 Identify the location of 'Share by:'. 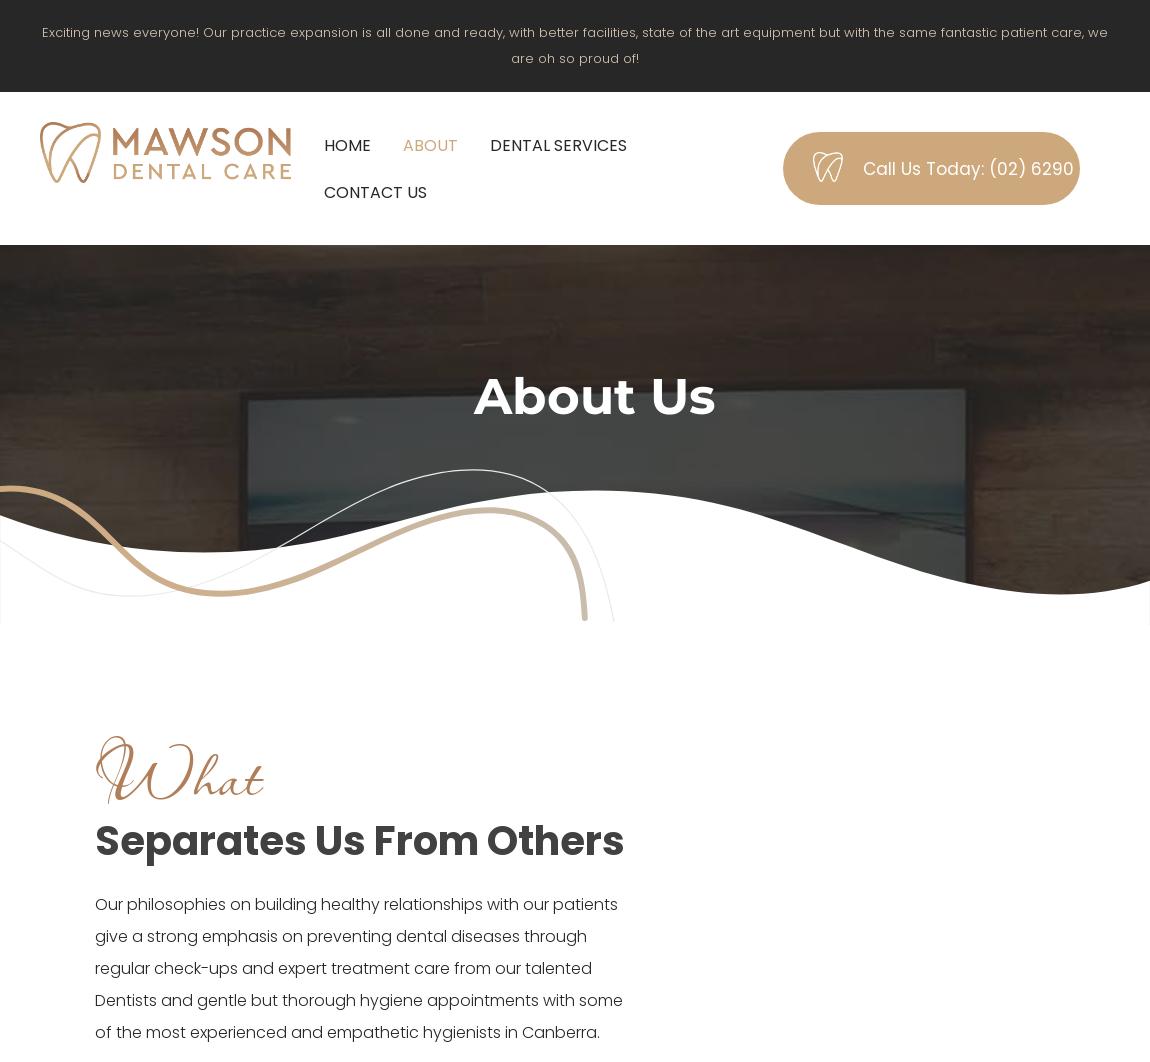
(82, 50).